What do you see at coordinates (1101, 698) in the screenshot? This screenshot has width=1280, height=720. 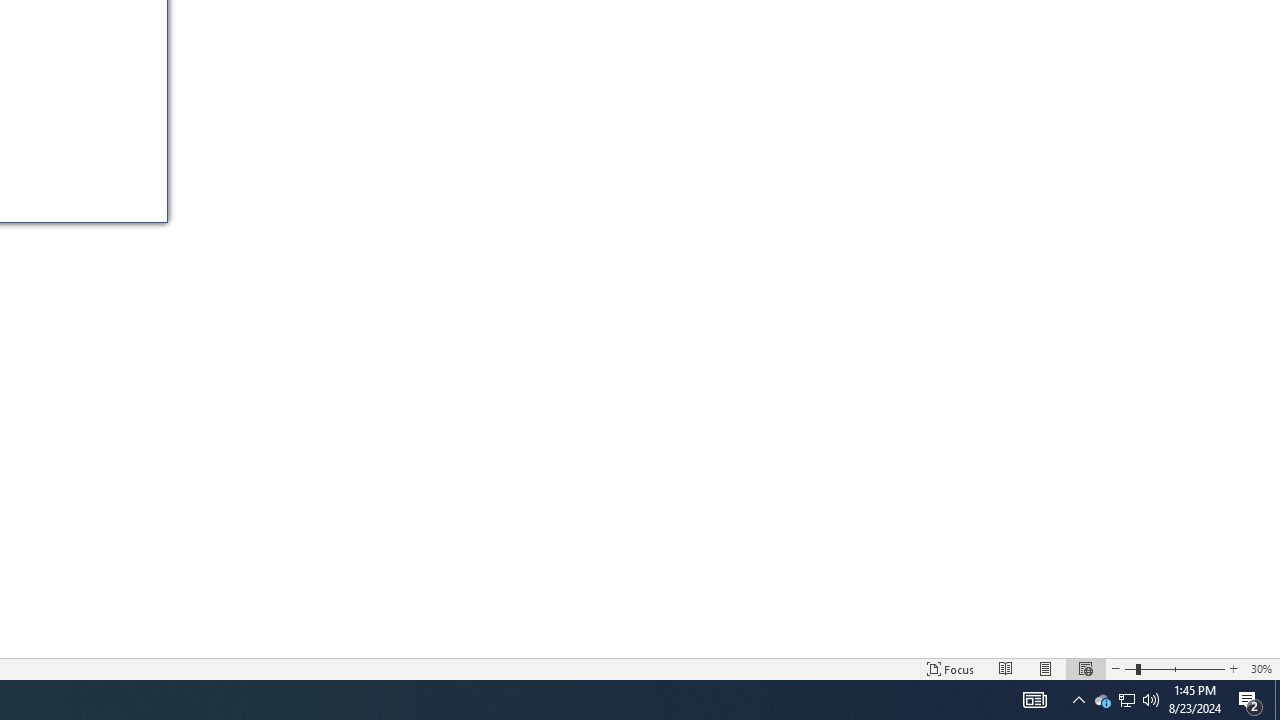 I see `'Q2790: 100%'` at bounding box center [1101, 698].